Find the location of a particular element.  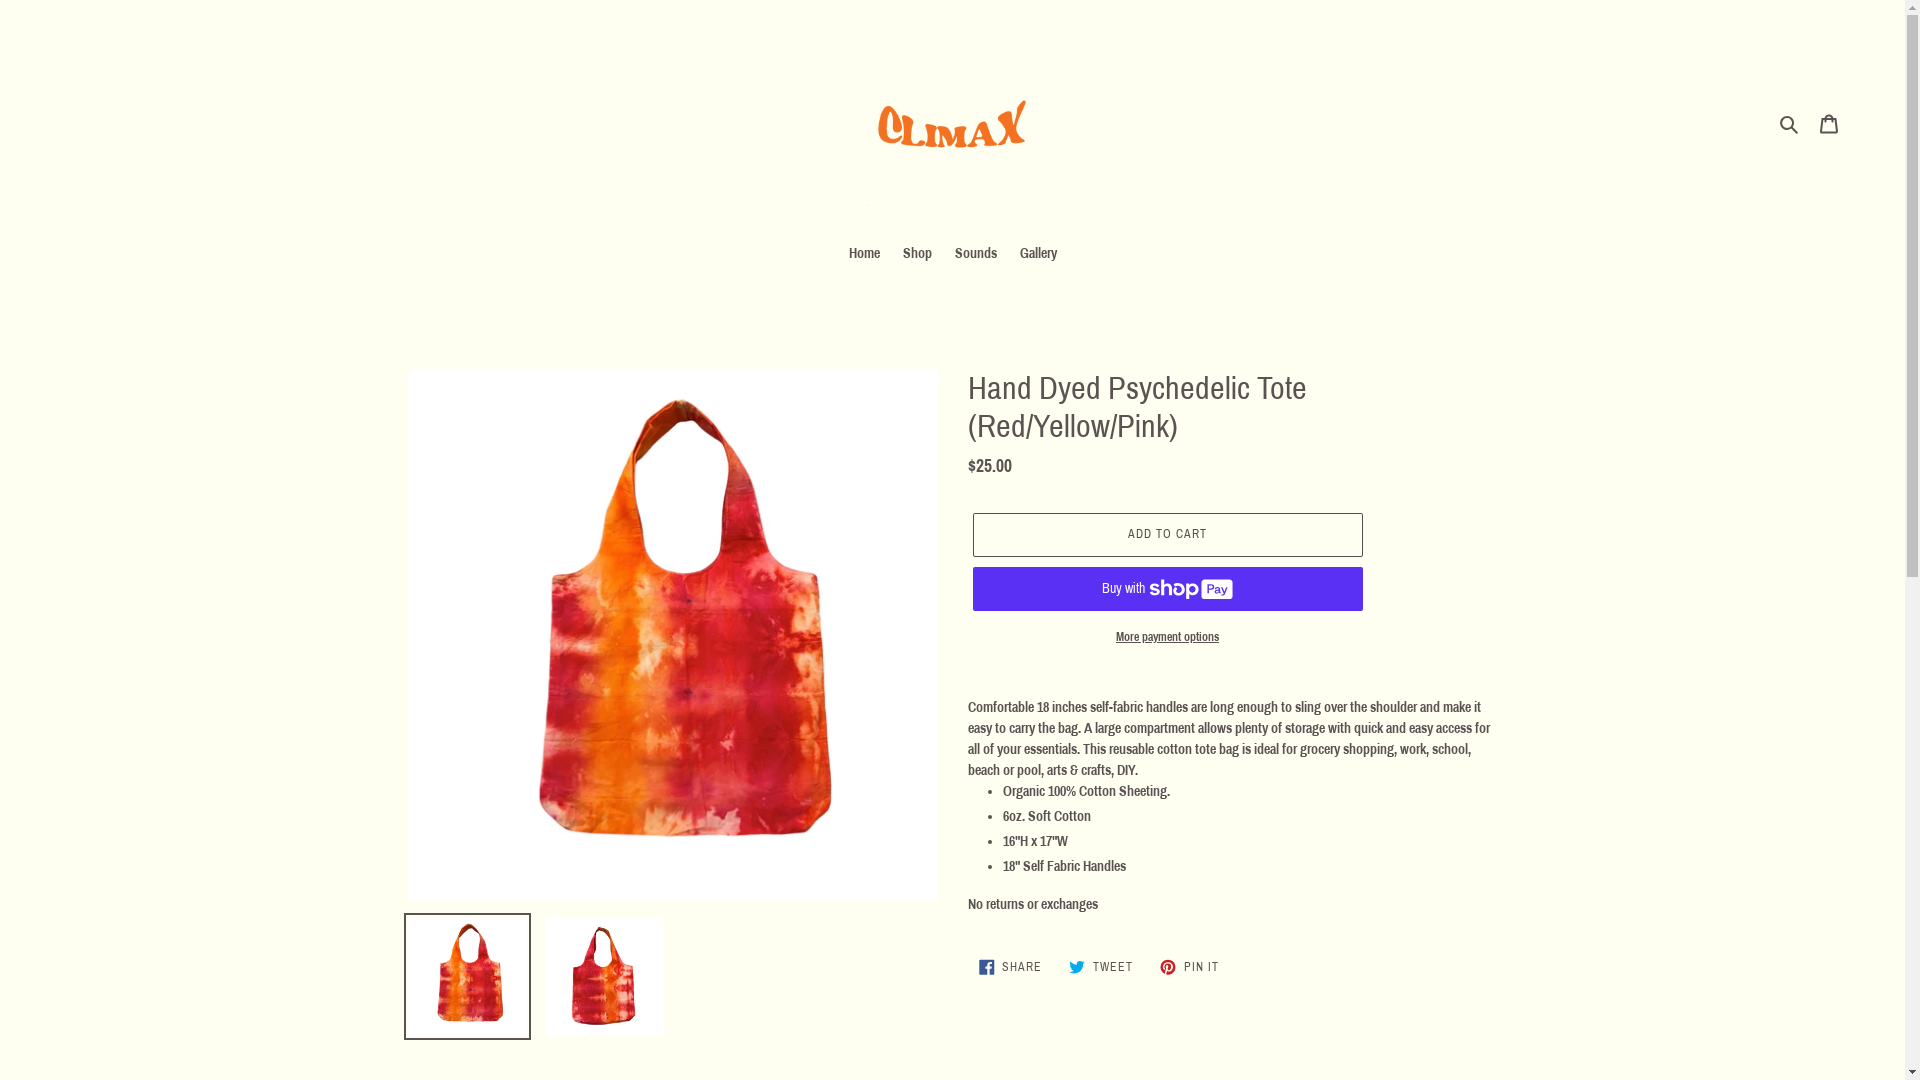

'SHARE is located at coordinates (968, 966).